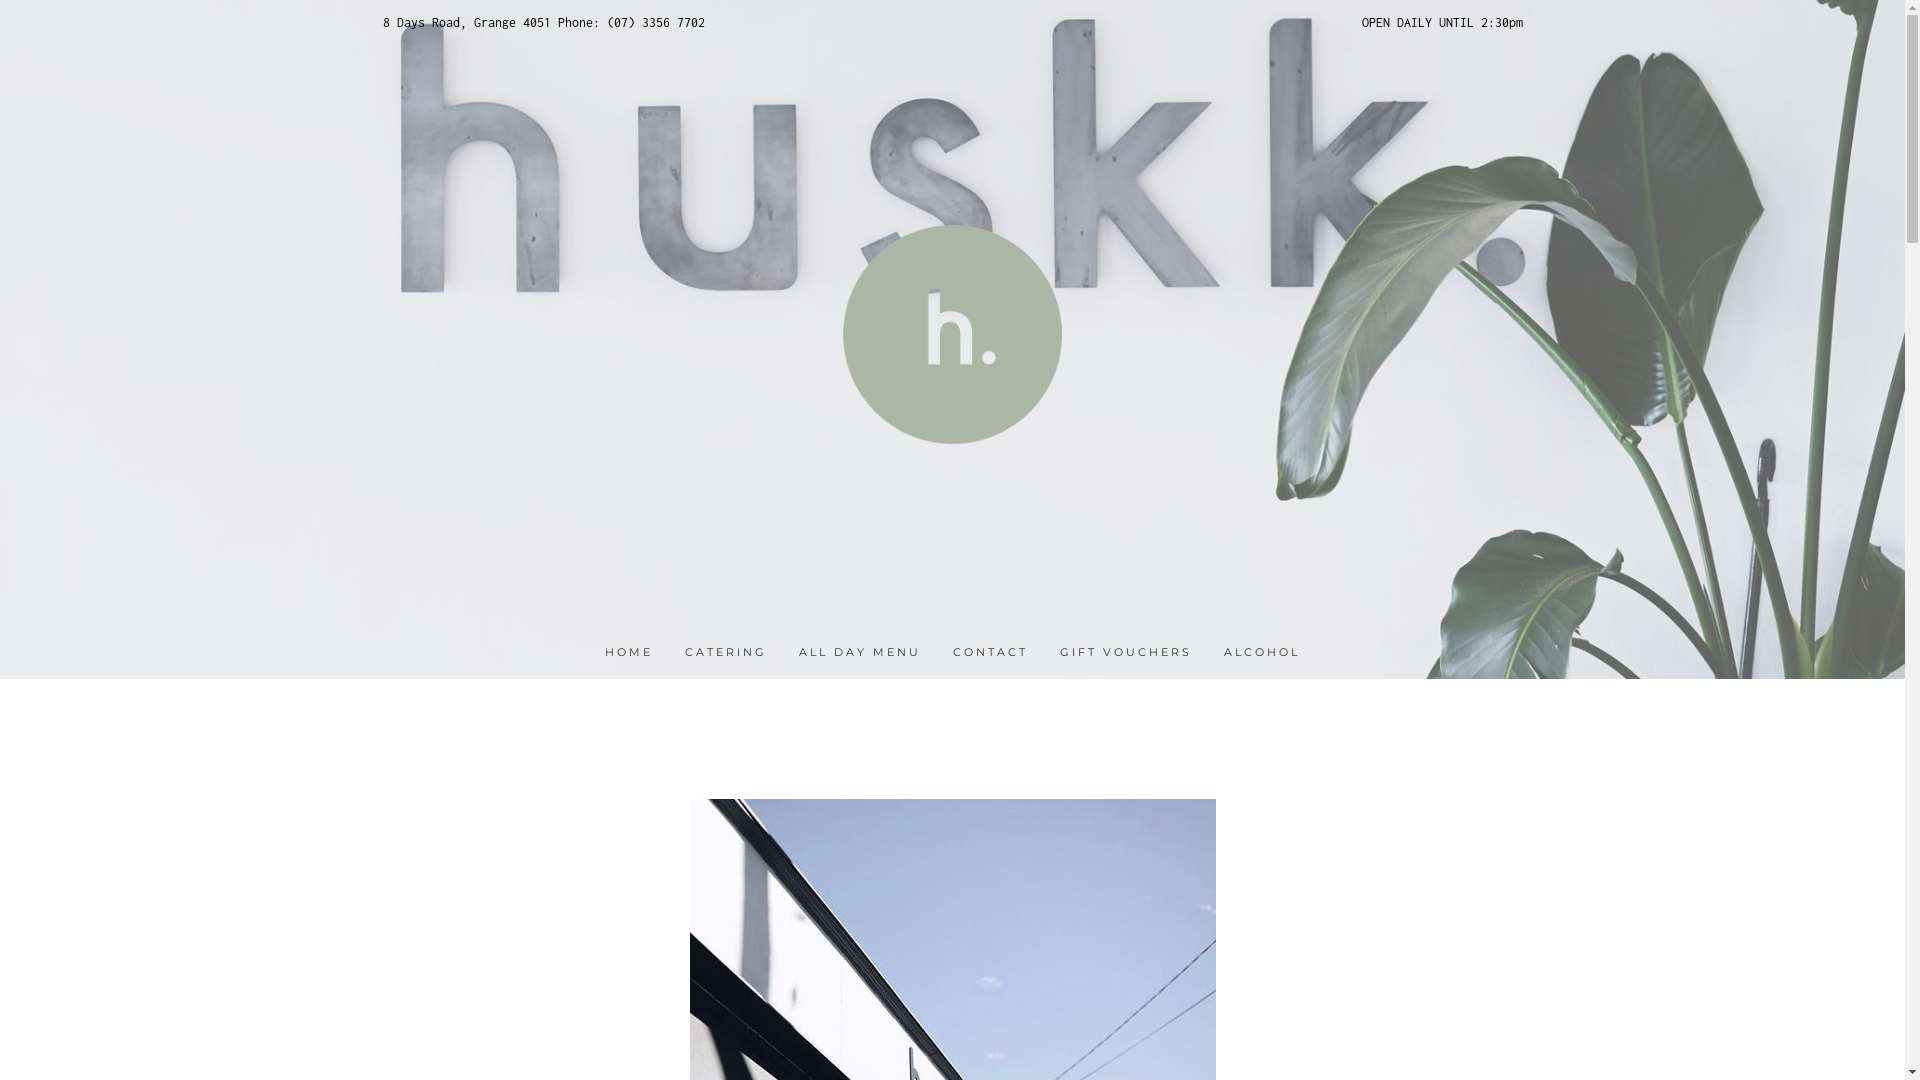  Describe the element at coordinates (724, 653) in the screenshot. I see `'CATERING'` at that location.